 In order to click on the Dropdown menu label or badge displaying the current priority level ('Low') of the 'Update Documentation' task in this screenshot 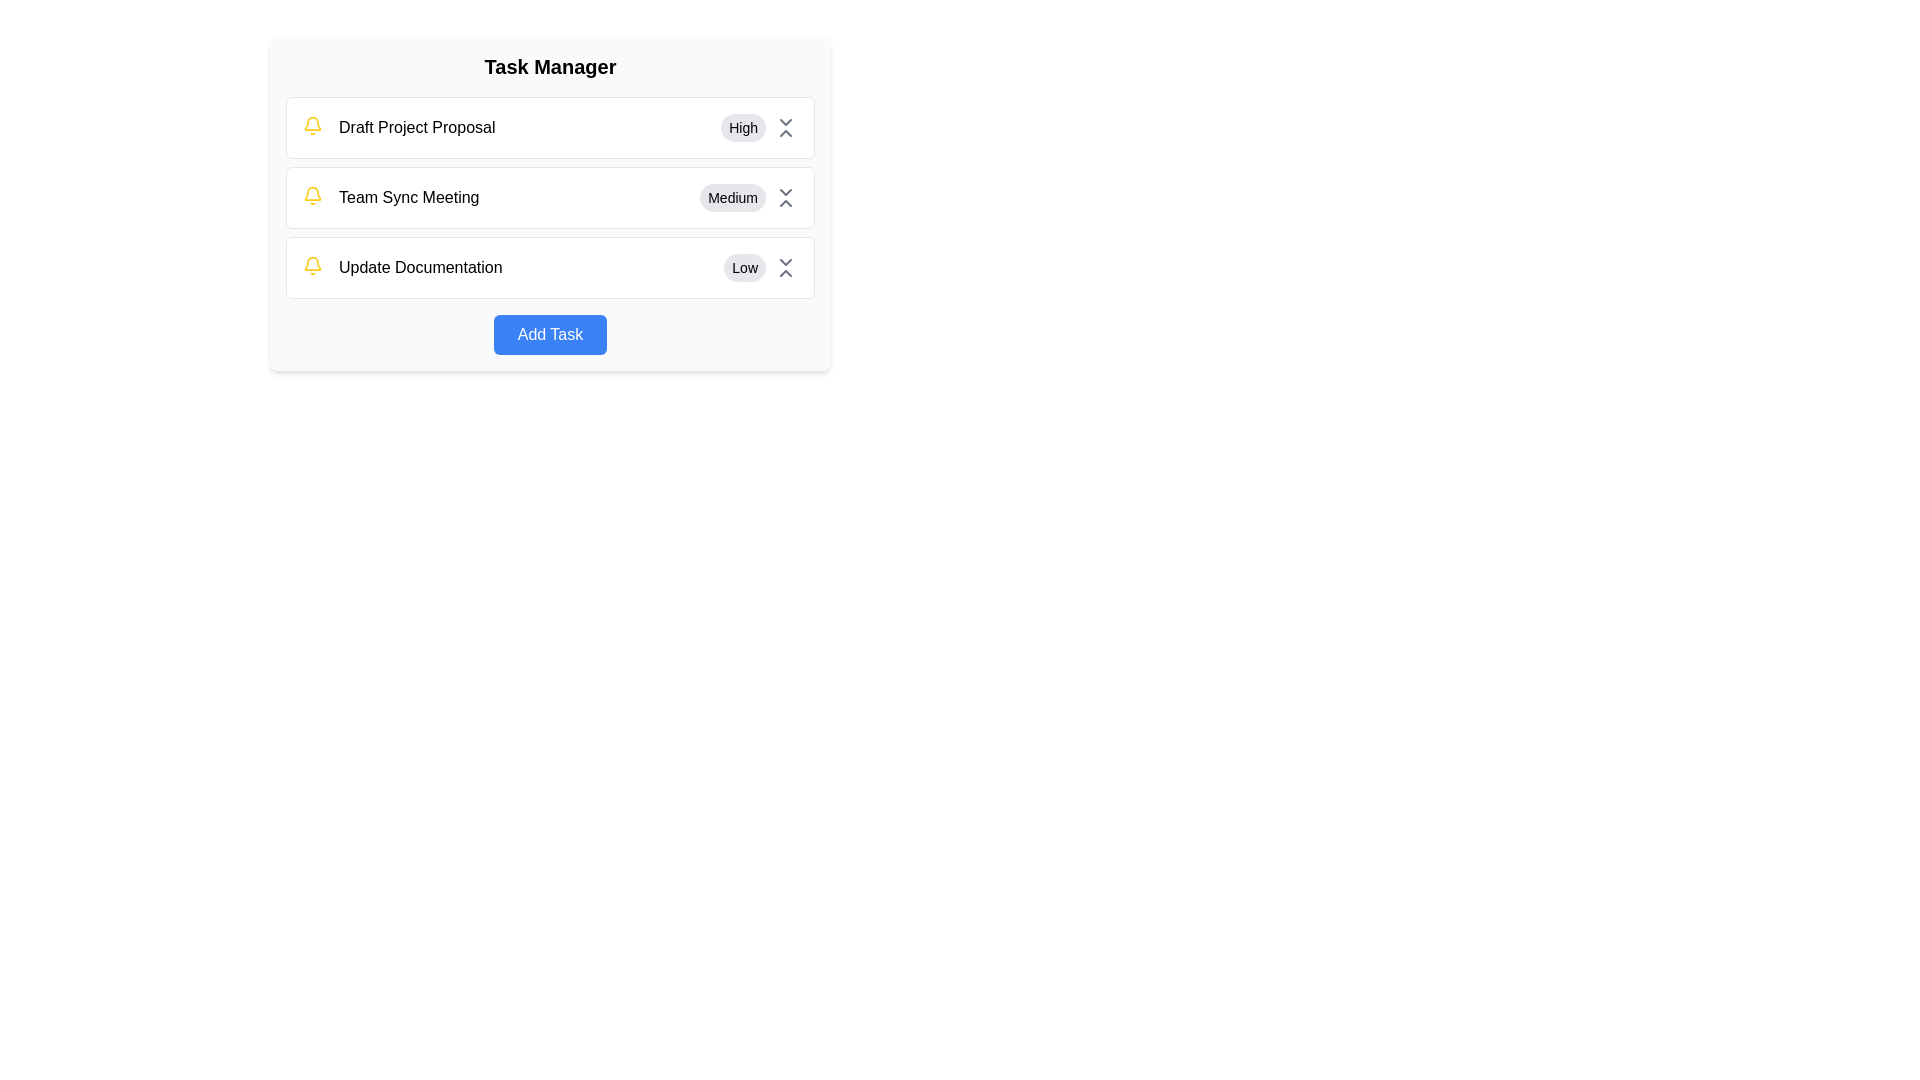, I will do `click(760, 266)`.